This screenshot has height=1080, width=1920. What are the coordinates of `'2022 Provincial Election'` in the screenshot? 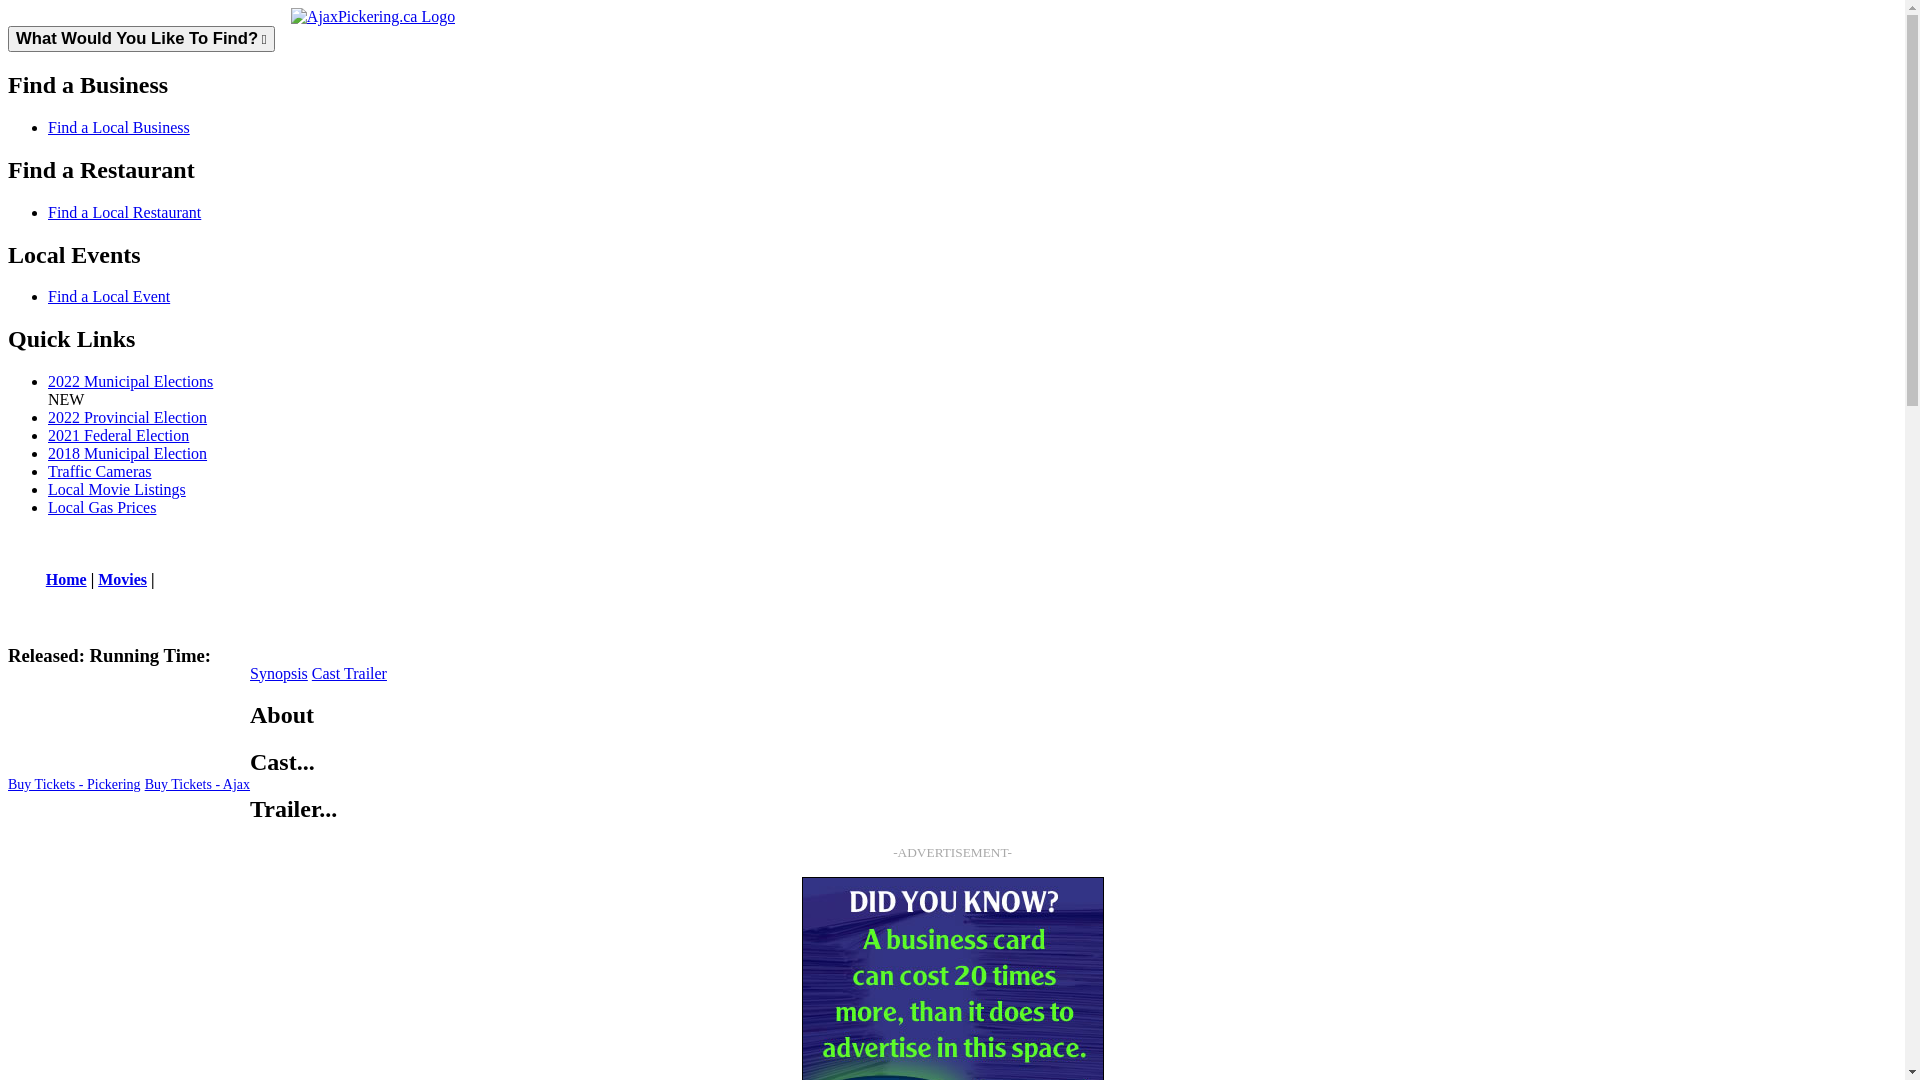 It's located at (126, 416).